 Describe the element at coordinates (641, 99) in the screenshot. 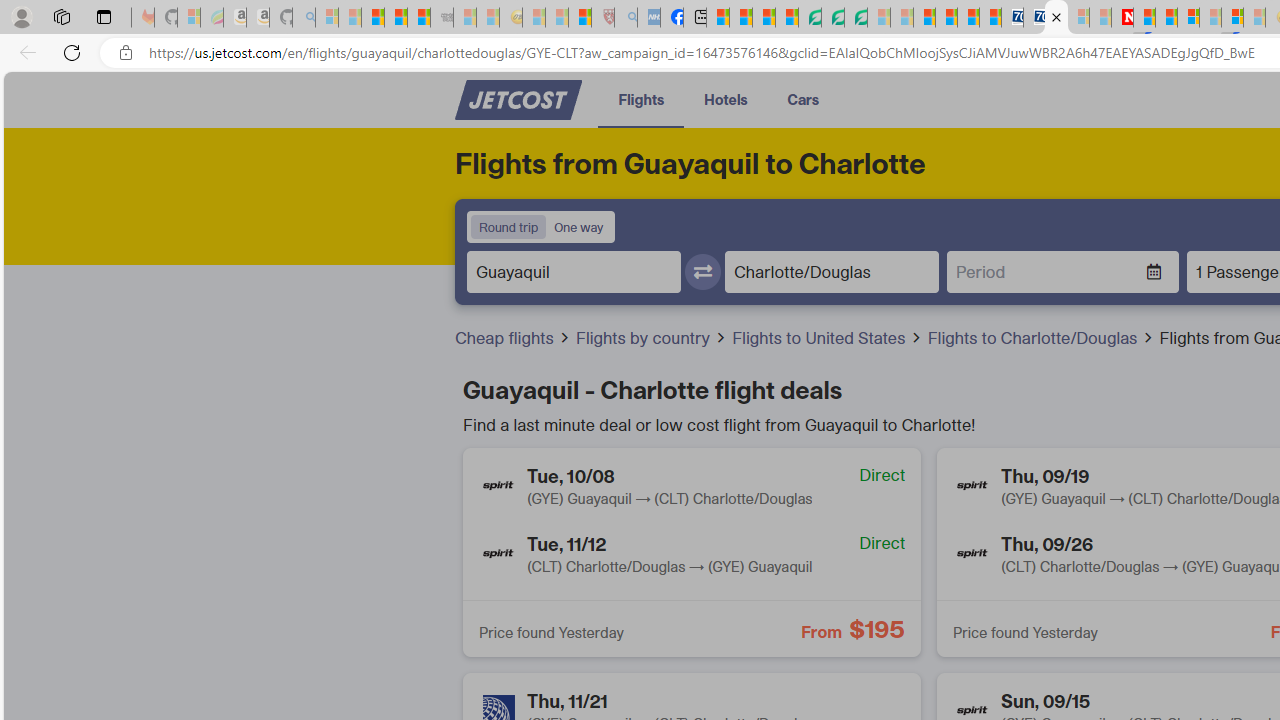

I see `'Flights'` at that location.